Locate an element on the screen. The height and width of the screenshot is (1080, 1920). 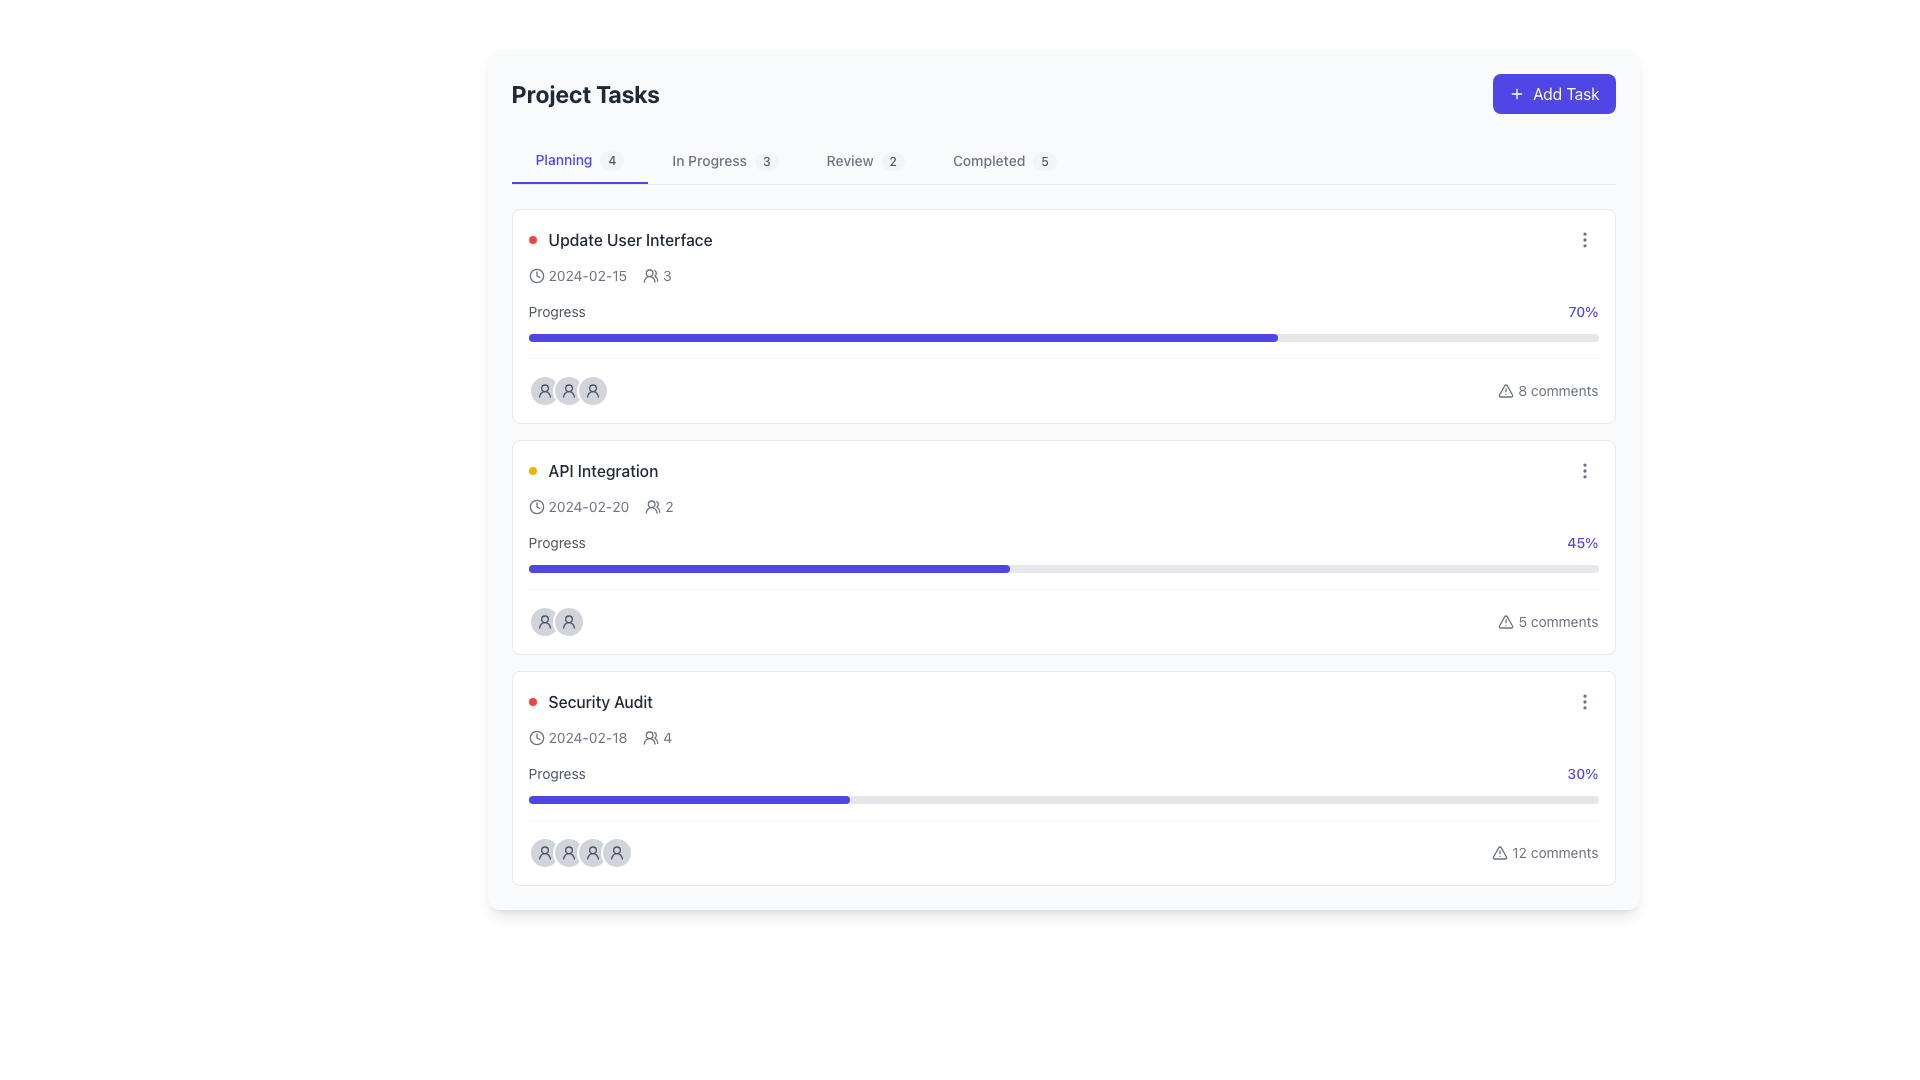
the small user group icon with the number '3' in the 'Update User Interface' task card located in the 'Planning' section is located at coordinates (657, 276).